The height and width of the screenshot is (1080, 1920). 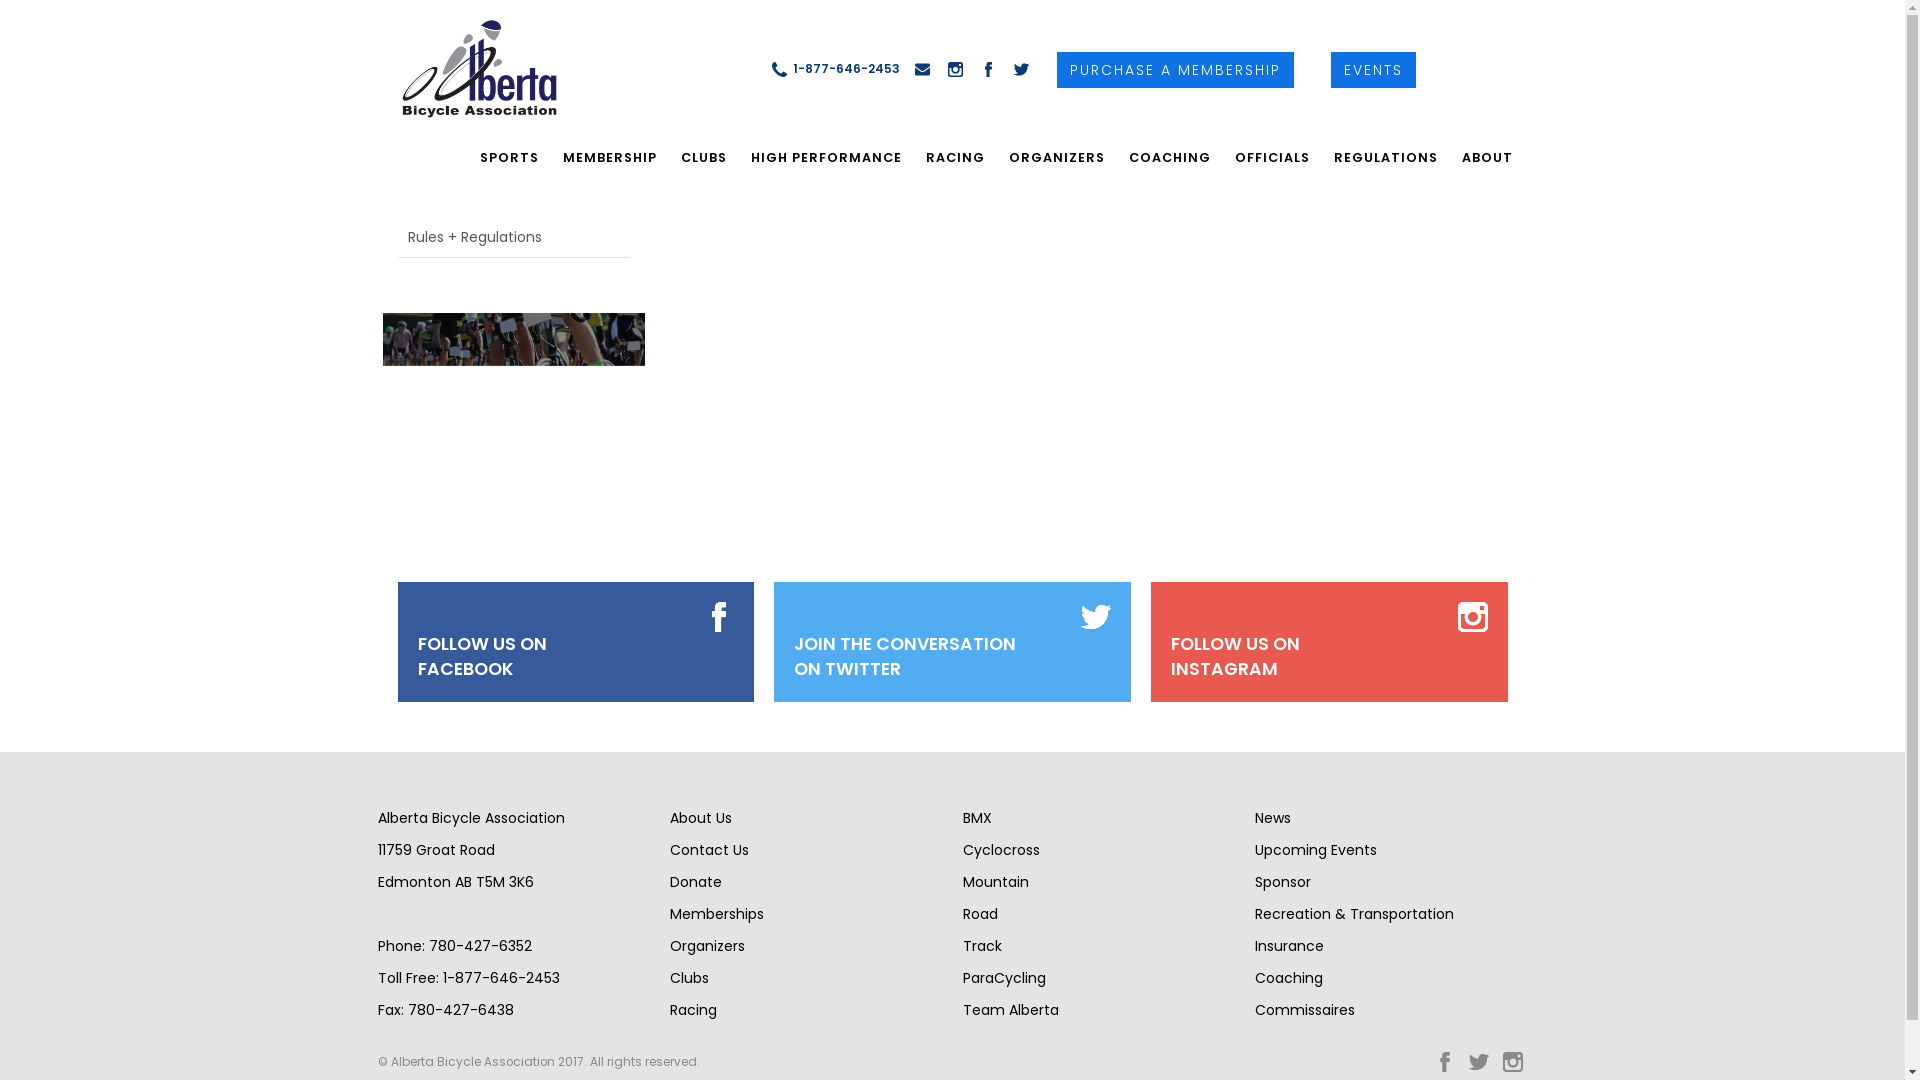 I want to click on 'Insurance', so click(x=1289, y=945).